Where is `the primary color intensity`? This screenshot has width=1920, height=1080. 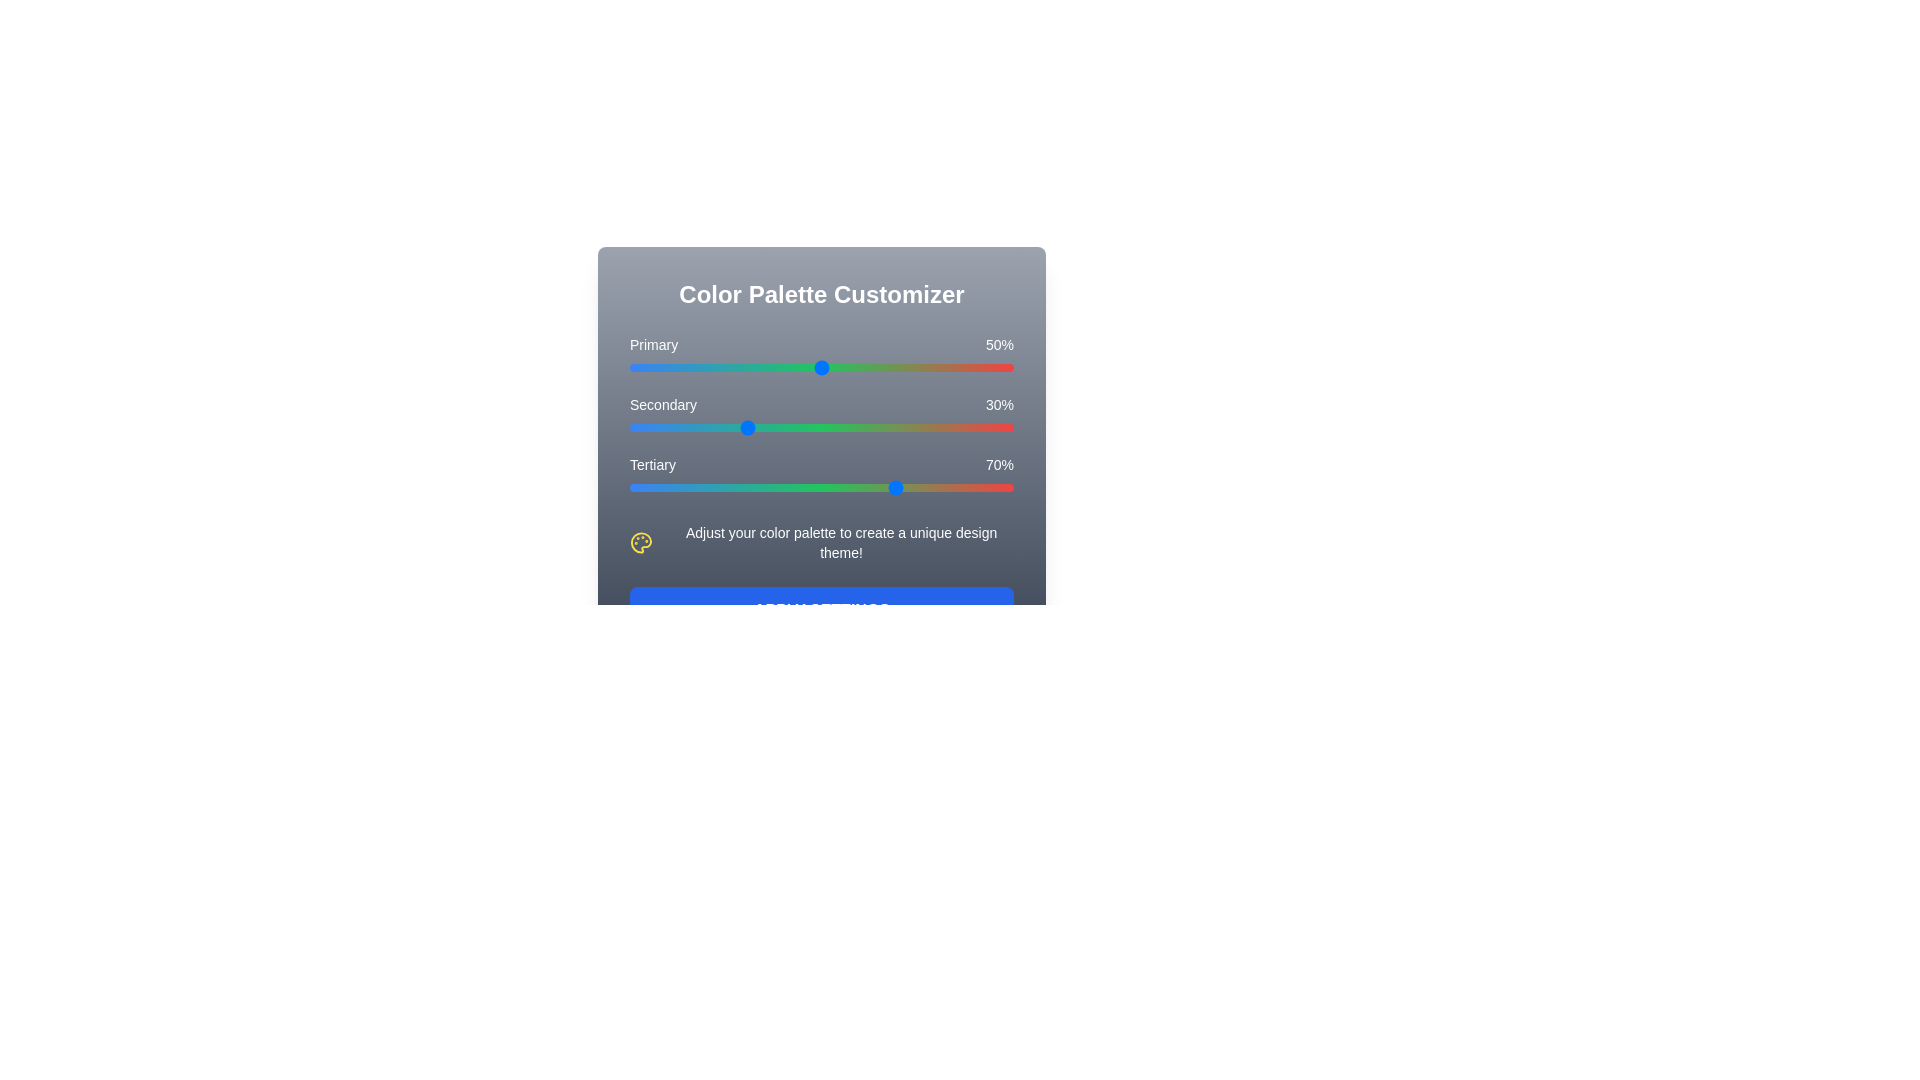 the primary color intensity is located at coordinates (909, 367).